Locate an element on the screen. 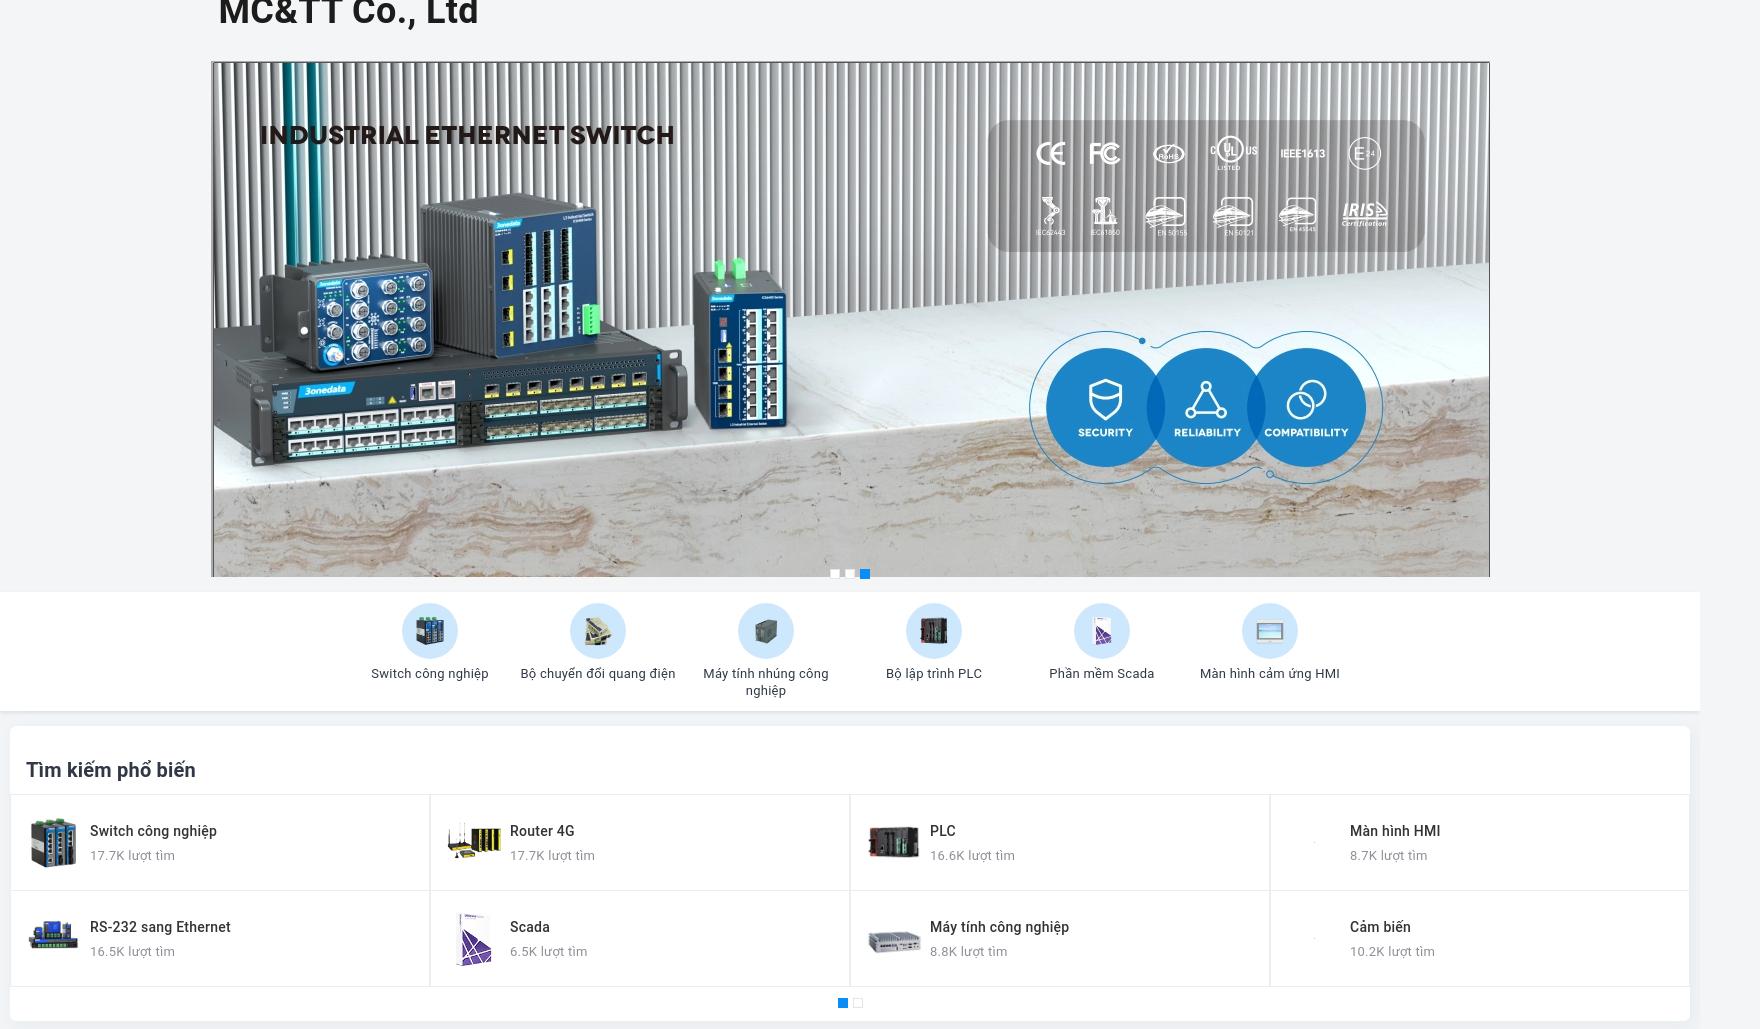 Image resolution: width=1760 pixels, height=1029 pixels. 'Máy tính nhúng công nghiệp' is located at coordinates (764, 681).